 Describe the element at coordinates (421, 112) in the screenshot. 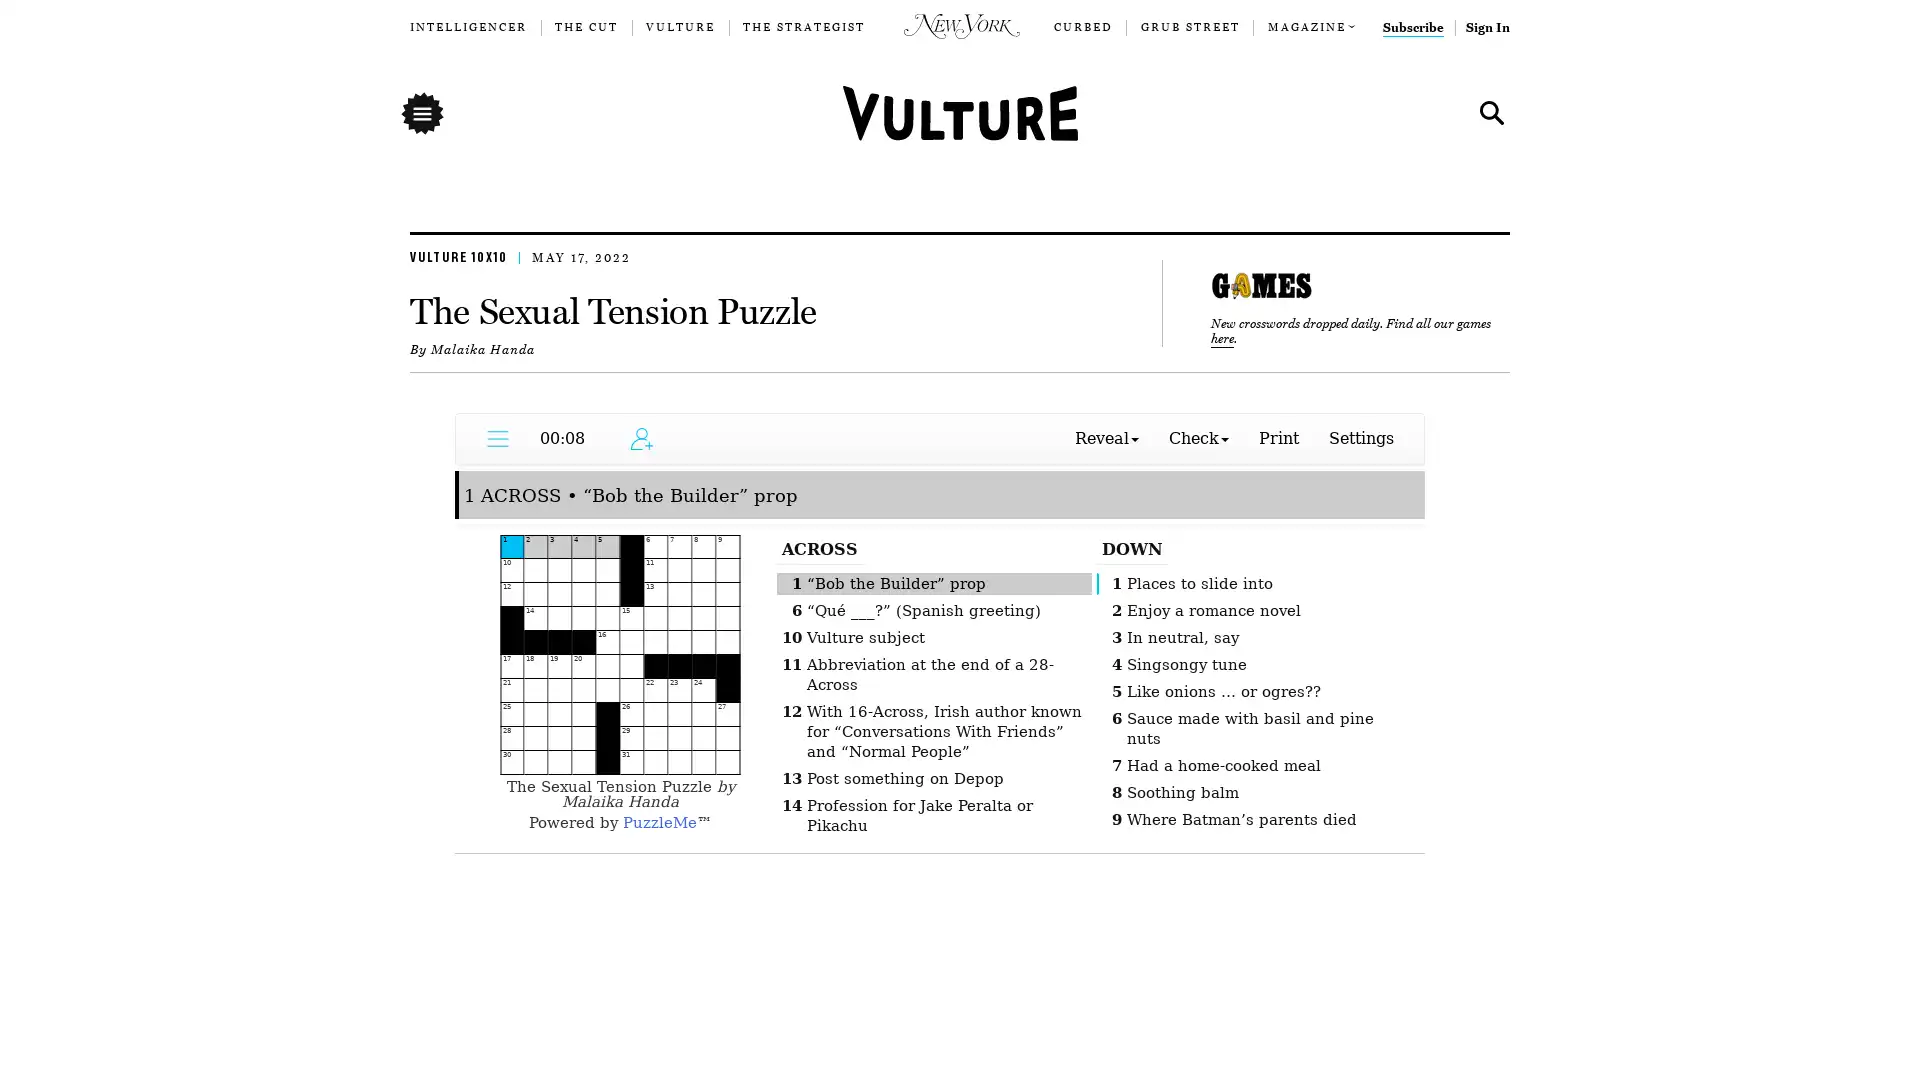

I see `Menu` at that location.